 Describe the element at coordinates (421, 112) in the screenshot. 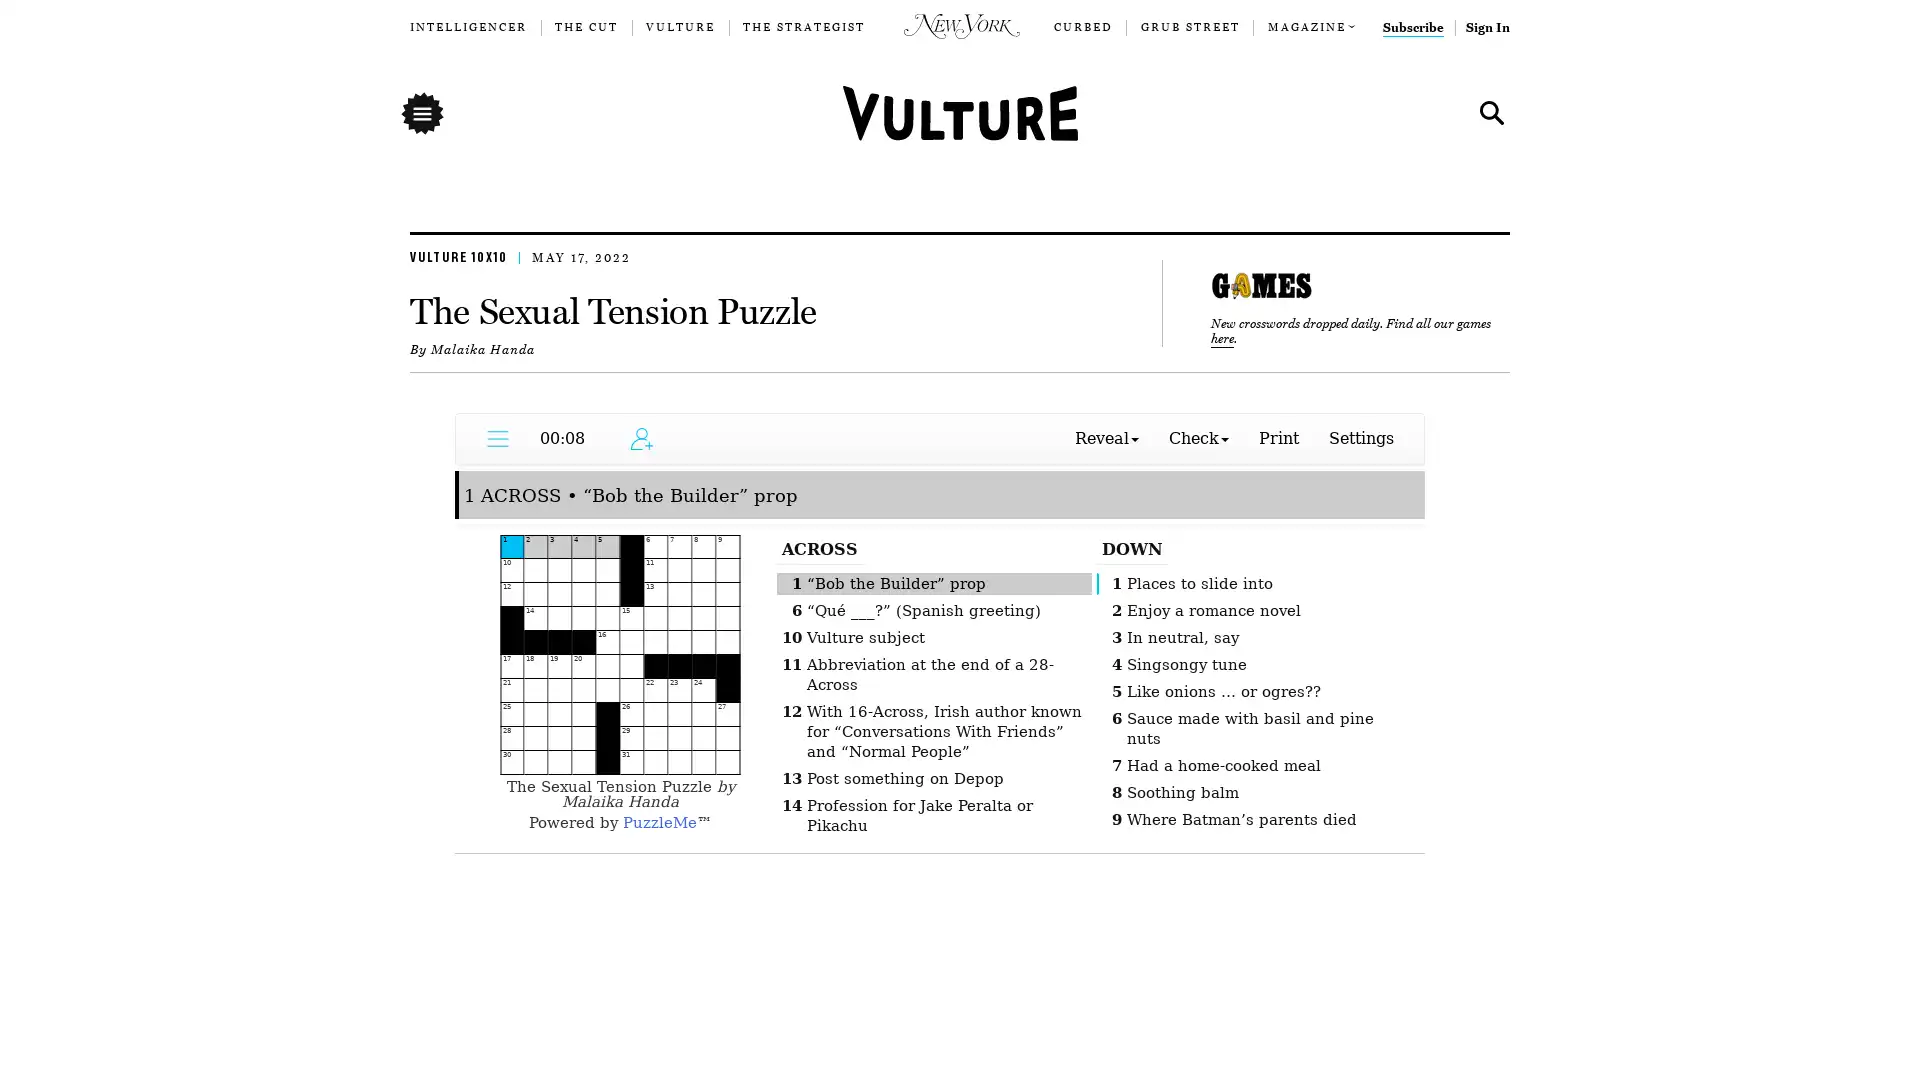

I see `Menu` at that location.